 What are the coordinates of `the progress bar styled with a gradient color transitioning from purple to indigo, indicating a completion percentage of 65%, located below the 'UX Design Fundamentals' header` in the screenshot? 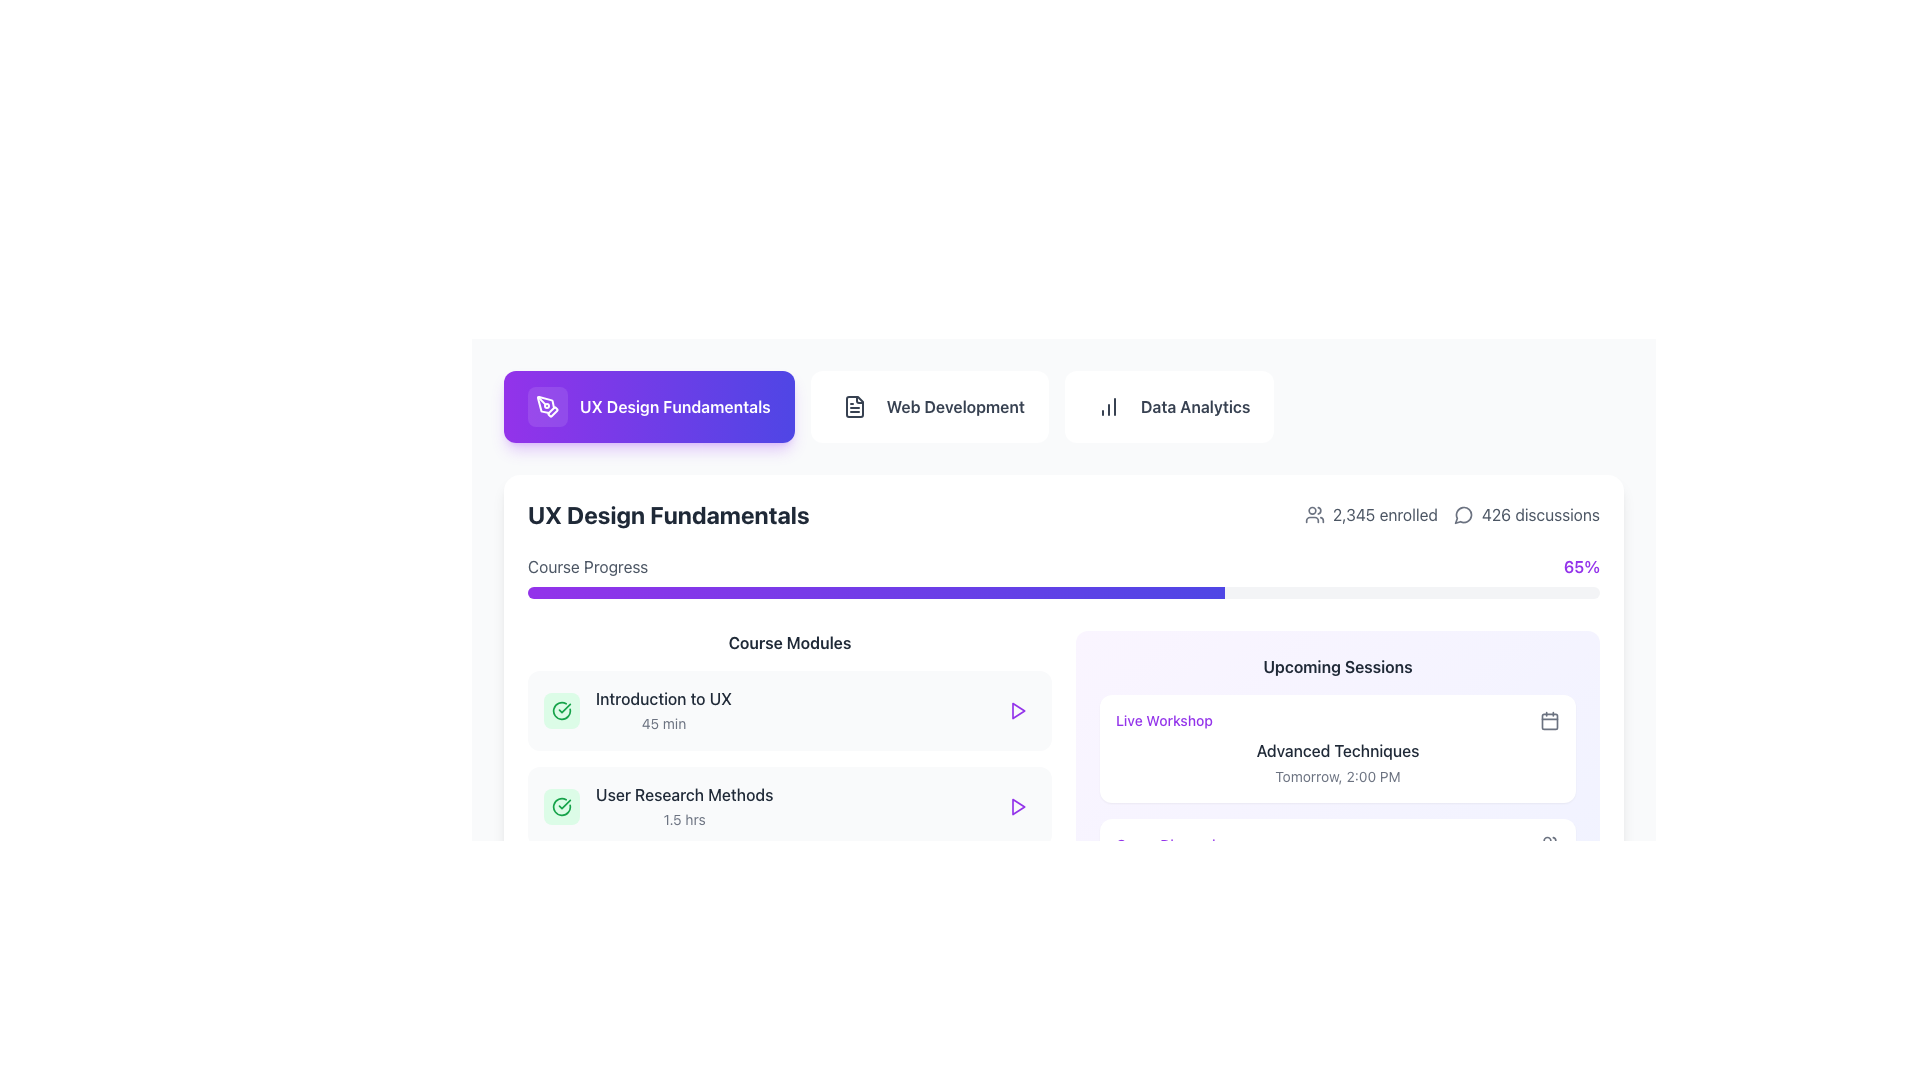 It's located at (1063, 577).